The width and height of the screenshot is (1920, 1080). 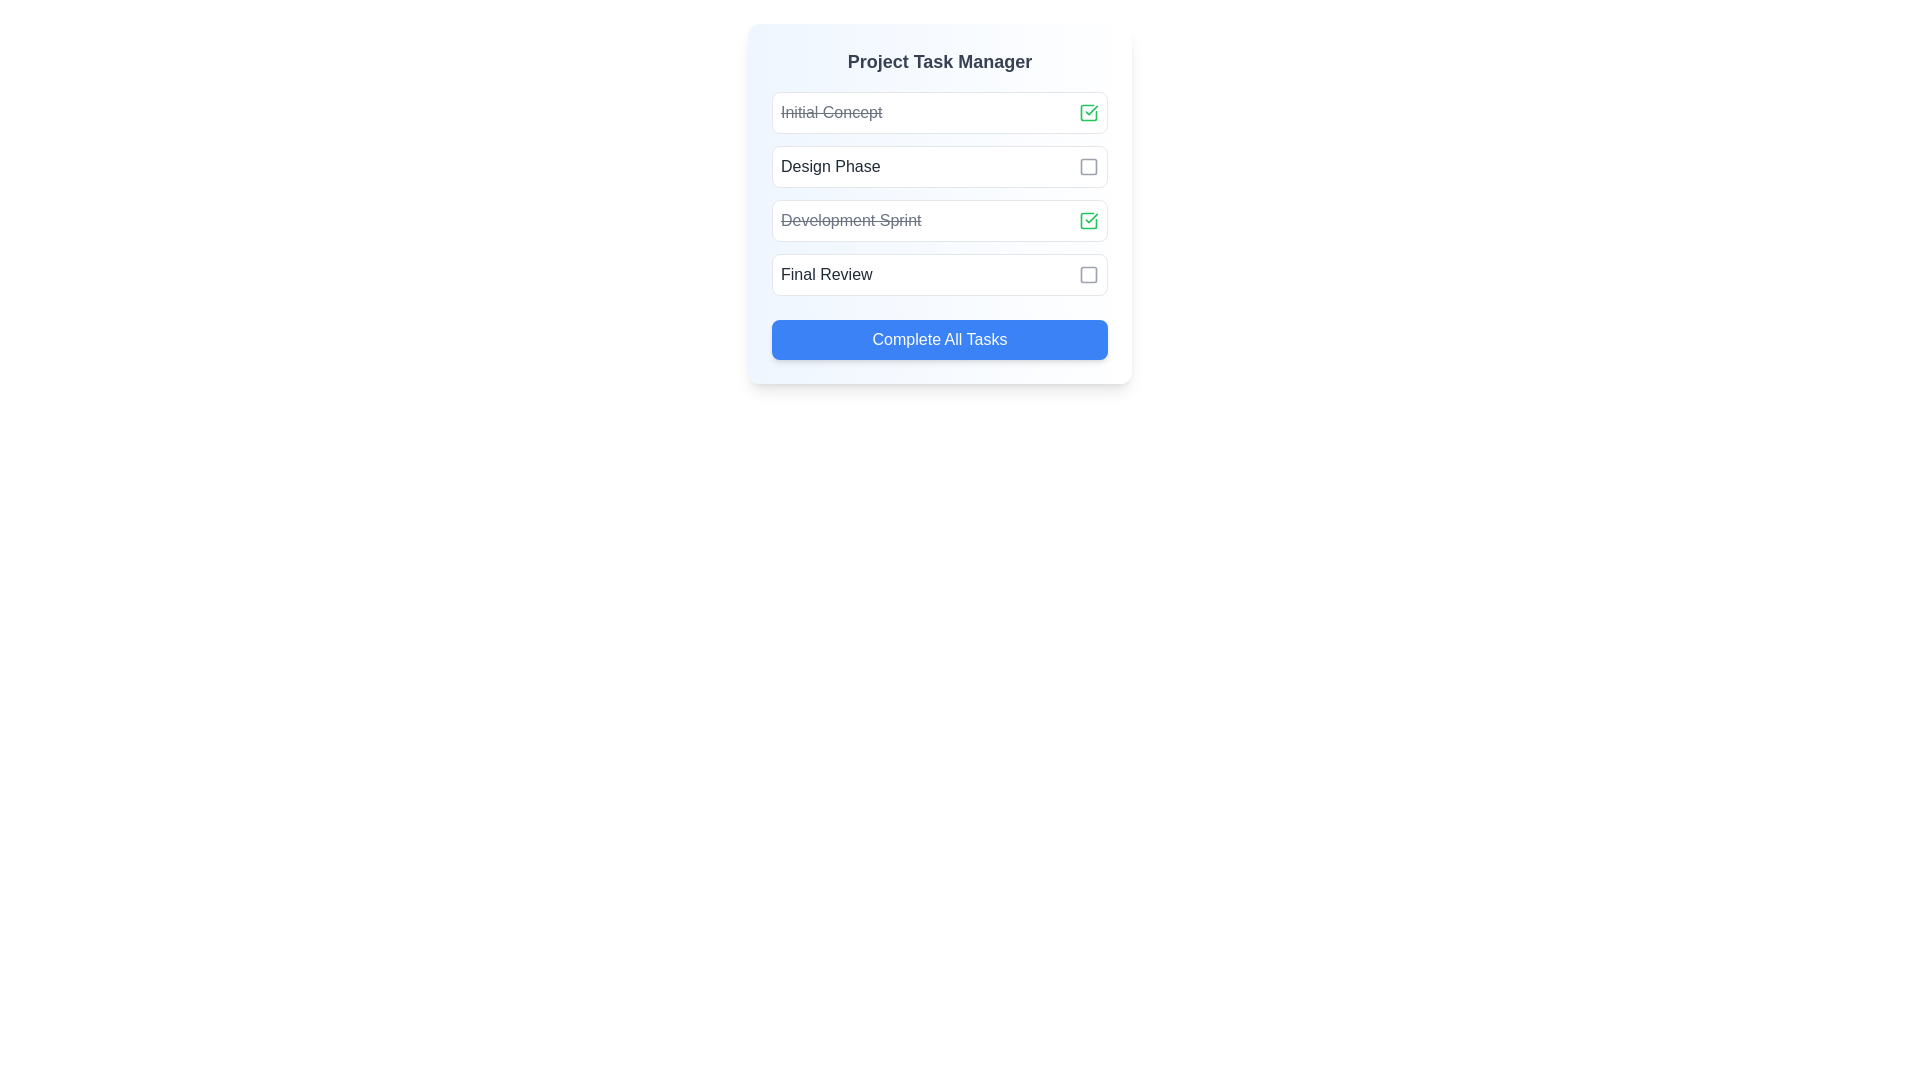 I want to click on the green check icon with a rounded stroke, located within the 'Initial Concept' task row, near the crossed-out text indicating task completion, so click(x=1088, y=112).